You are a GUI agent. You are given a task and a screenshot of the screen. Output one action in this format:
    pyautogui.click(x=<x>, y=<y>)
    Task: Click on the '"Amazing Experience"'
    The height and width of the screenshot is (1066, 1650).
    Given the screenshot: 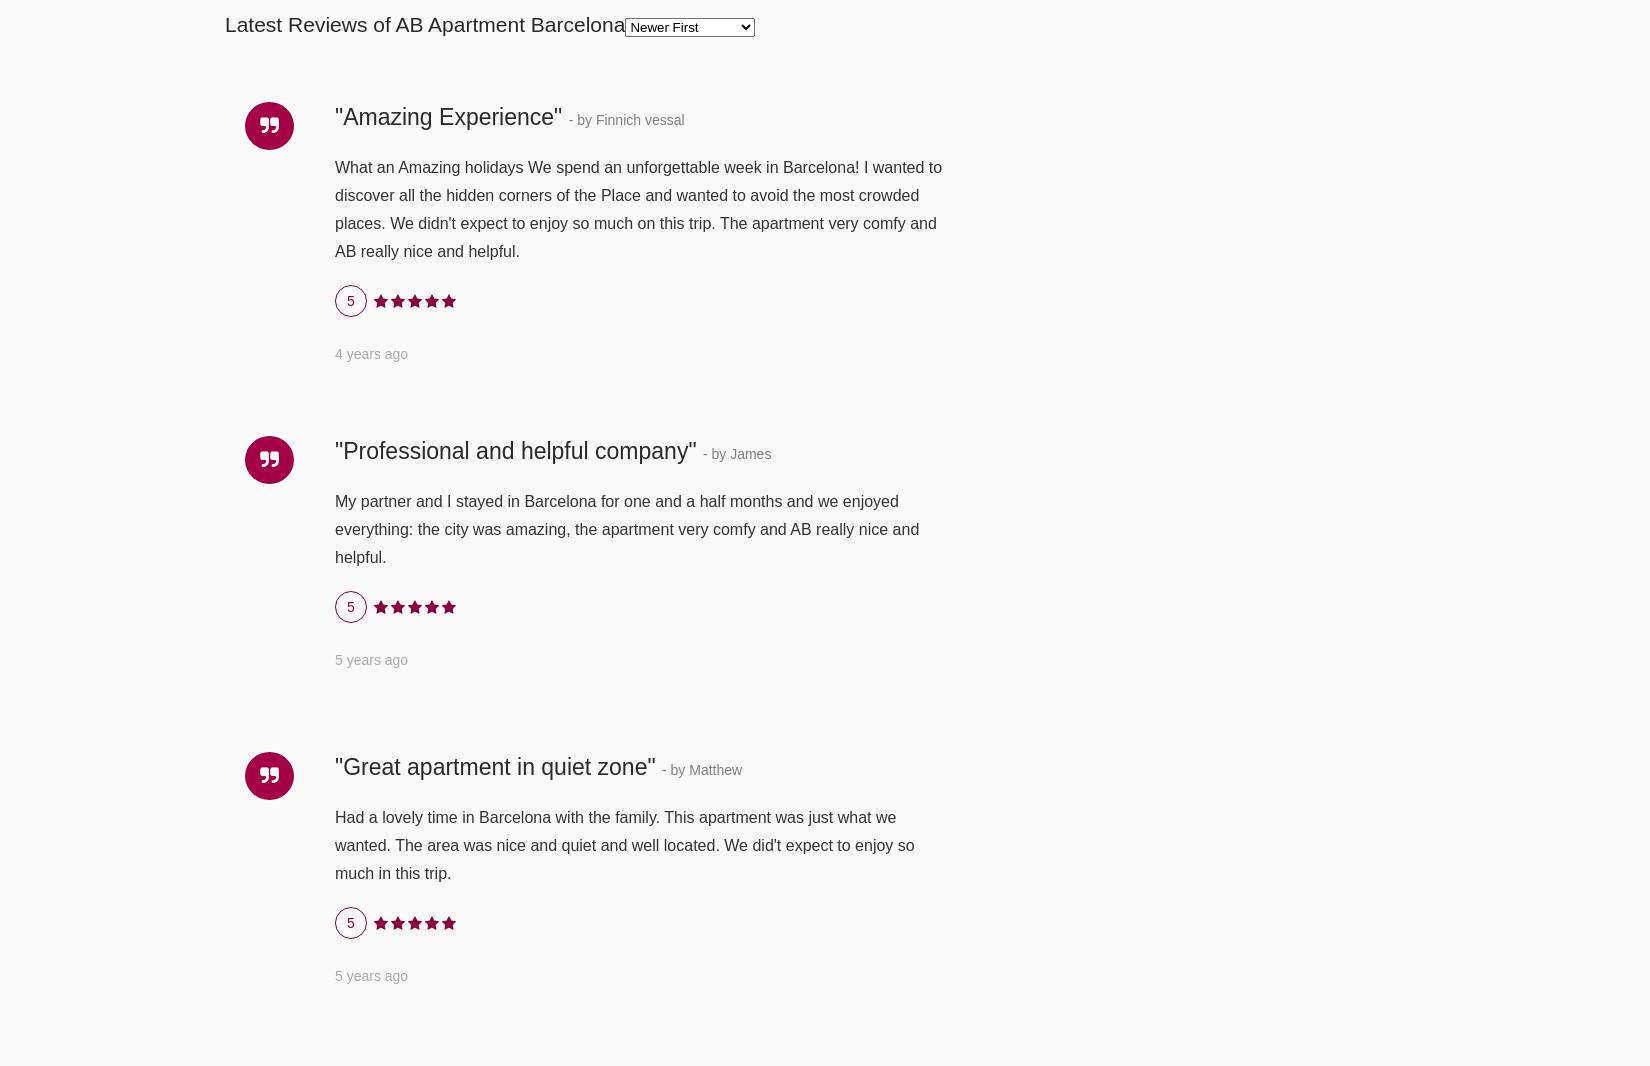 What is the action you would take?
    pyautogui.click(x=450, y=114)
    